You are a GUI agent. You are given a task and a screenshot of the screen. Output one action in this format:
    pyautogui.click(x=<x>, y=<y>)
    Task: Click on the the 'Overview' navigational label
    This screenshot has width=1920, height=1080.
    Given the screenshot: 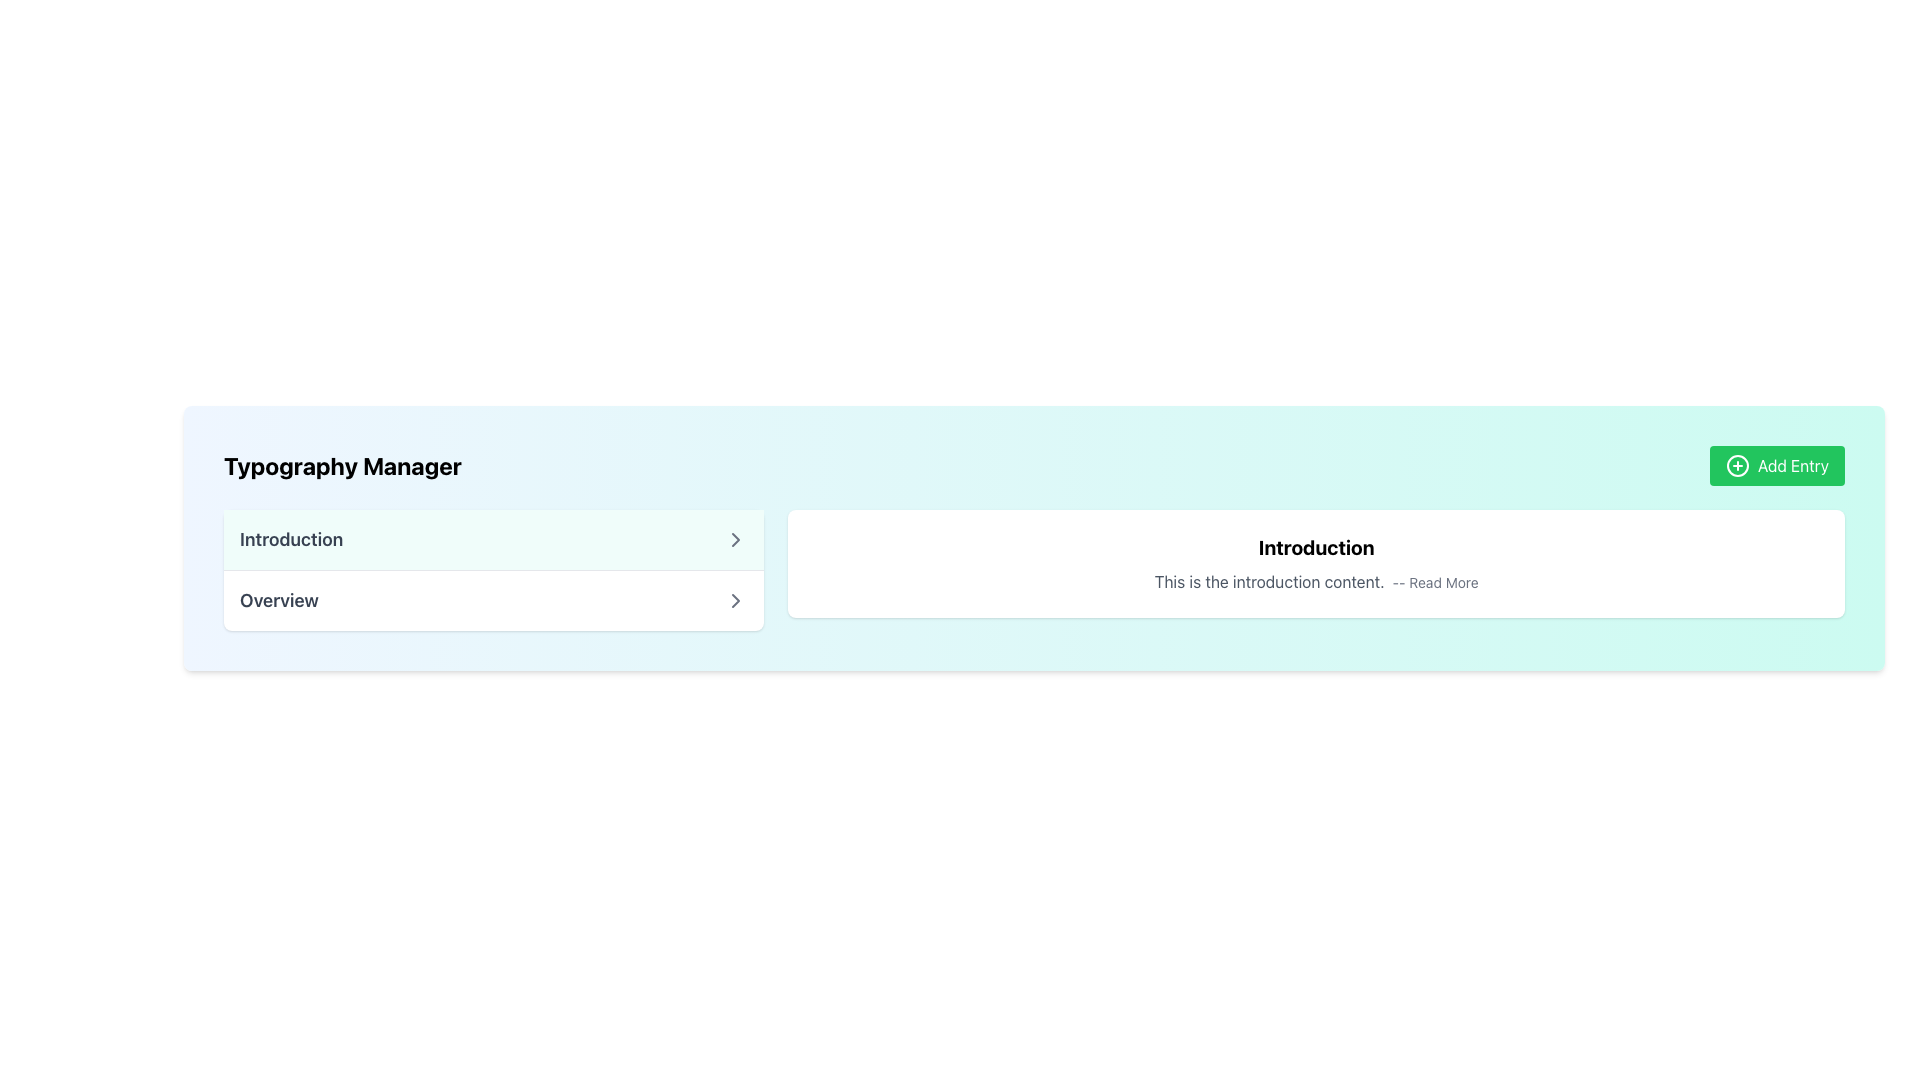 What is the action you would take?
    pyautogui.click(x=278, y=600)
    